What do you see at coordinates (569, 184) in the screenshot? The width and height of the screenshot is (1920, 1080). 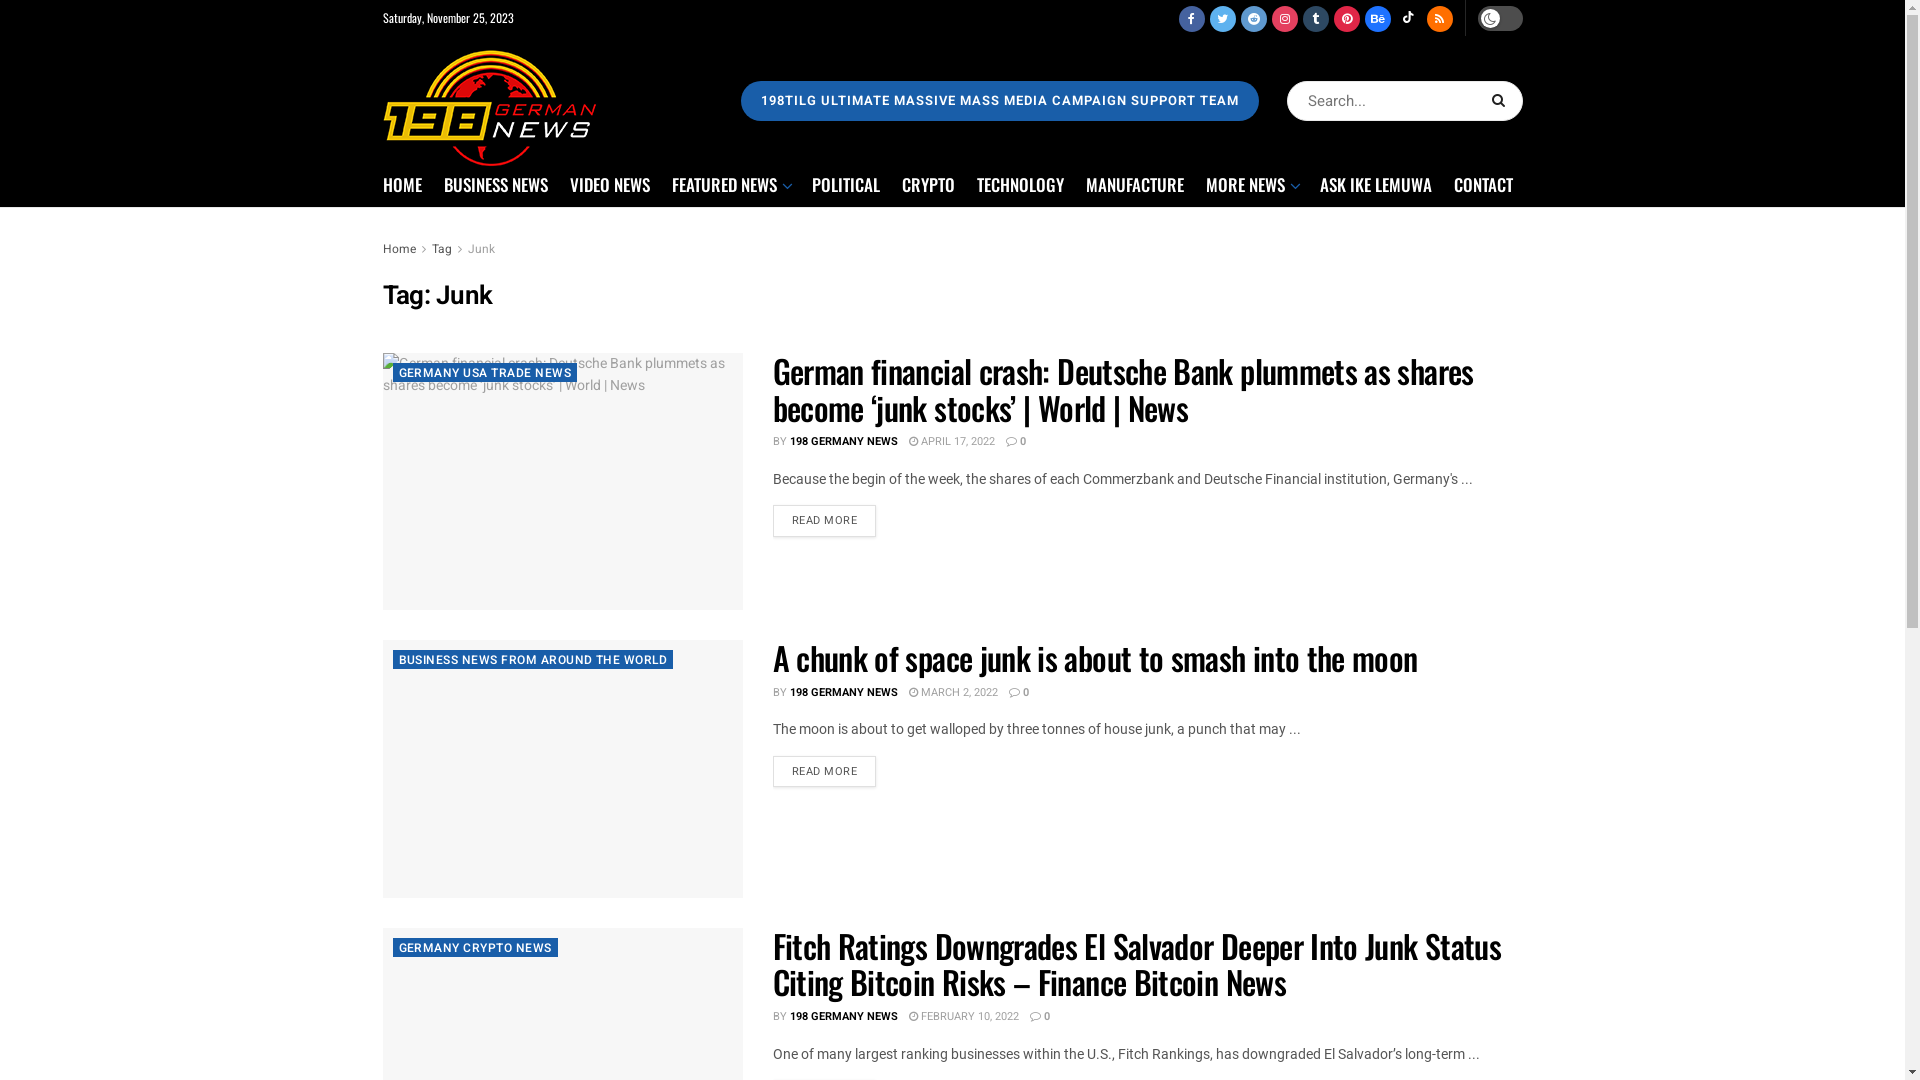 I see `'VIDEO NEWS'` at bounding box center [569, 184].